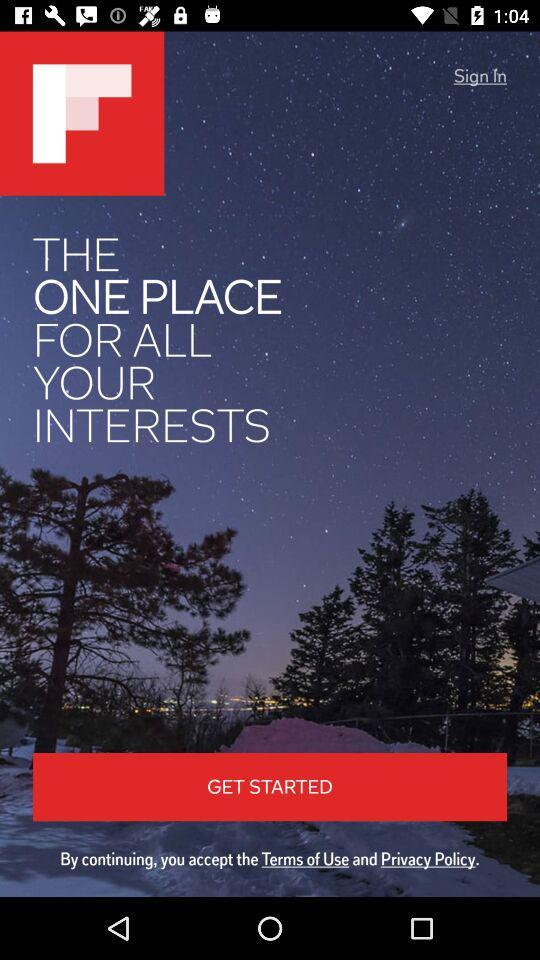  Describe the element at coordinates (270, 858) in the screenshot. I see `by continuing you` at that location.